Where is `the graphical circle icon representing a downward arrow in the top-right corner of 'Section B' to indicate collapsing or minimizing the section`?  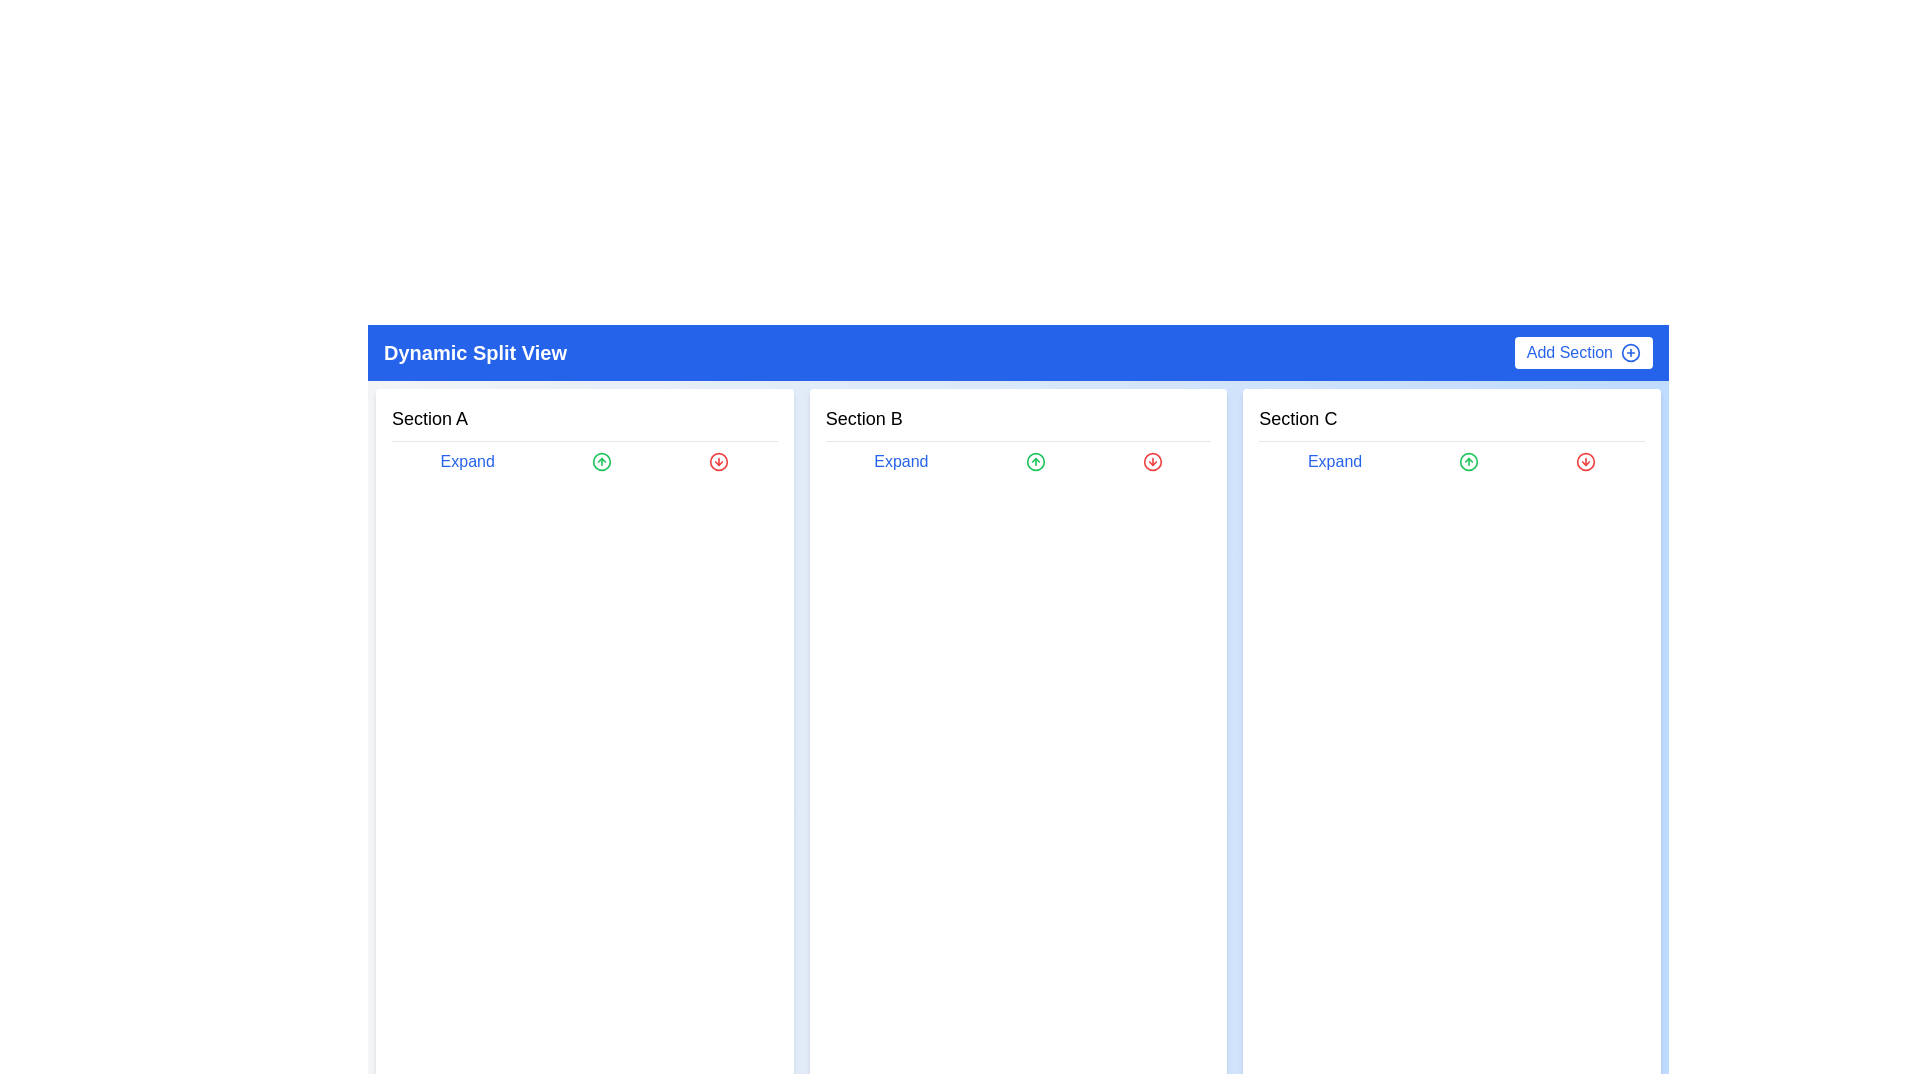
the graphical circle icon representing a downward arrow in the top-right corner of 'Section B' to indicate collapsing or minimizing the section is located at coordinates (1152, 462).